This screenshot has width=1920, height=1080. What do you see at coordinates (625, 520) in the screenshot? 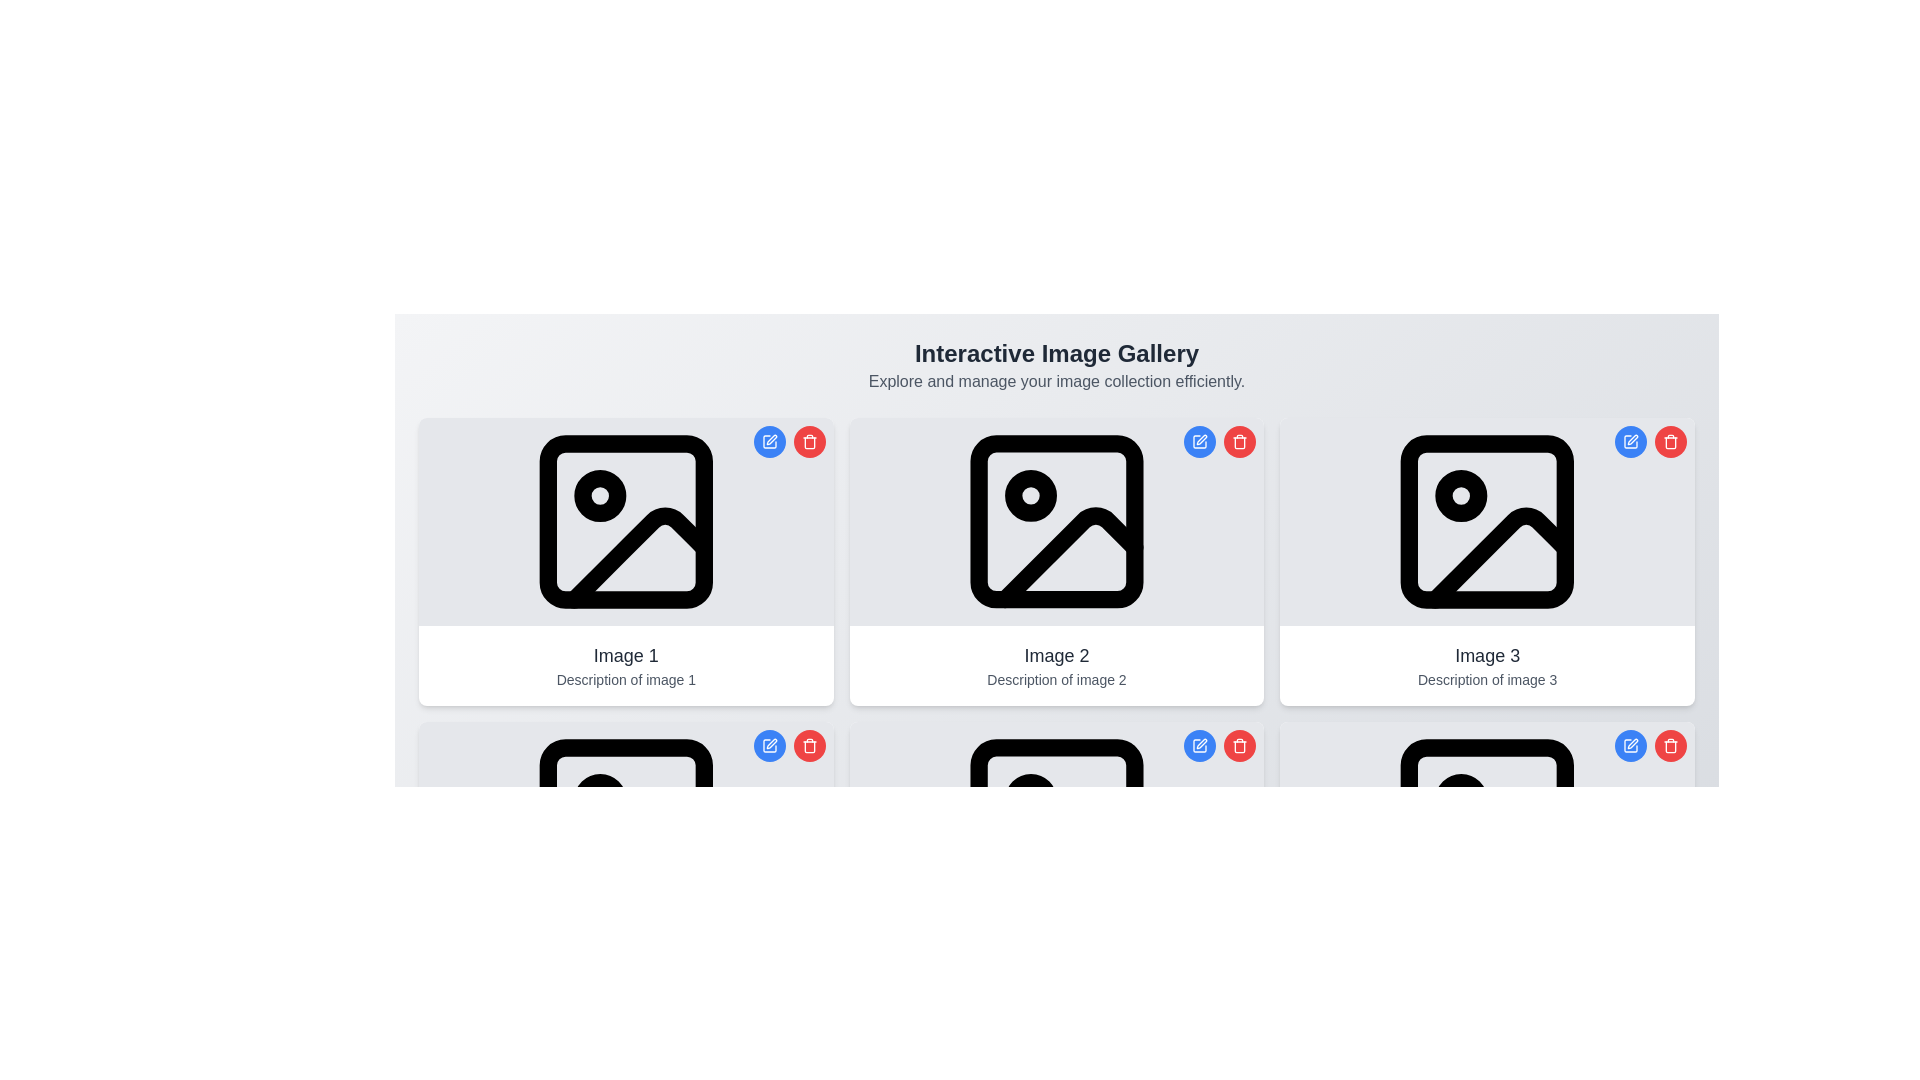
I see `the Image placeholder icon representing the card labeled 'Image 1', positioned in the first column and first row of the gallery grid` at bounding box center [625, 520].